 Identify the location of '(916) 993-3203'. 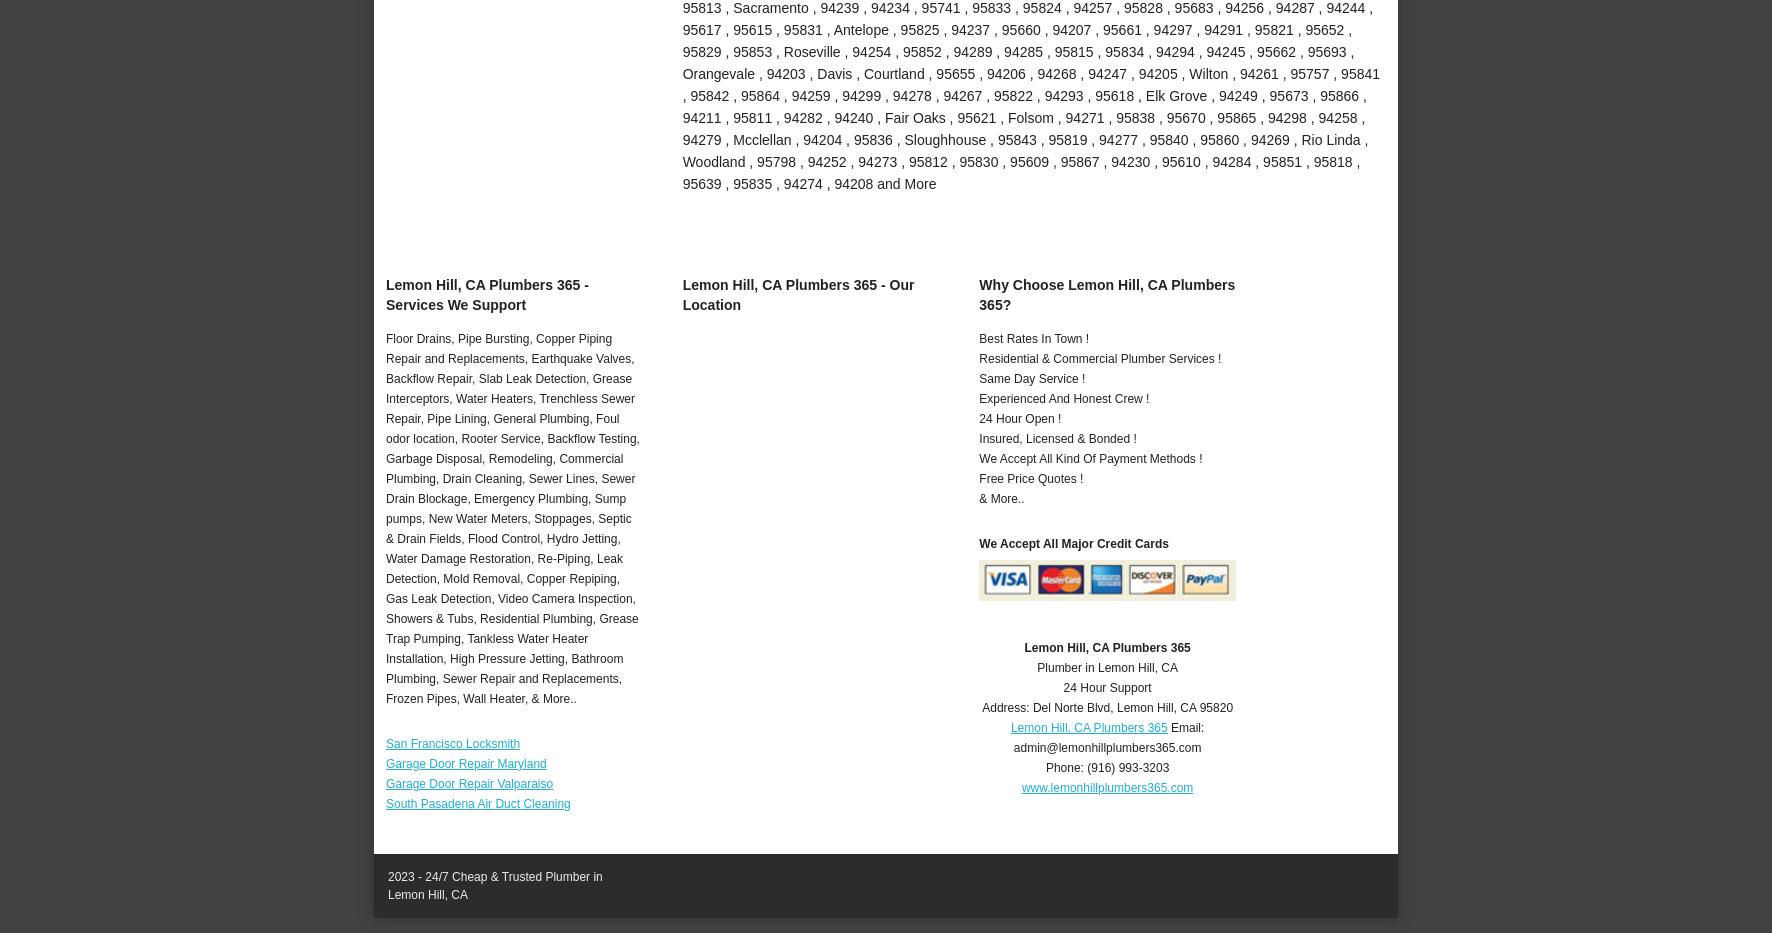
(1127, 767).